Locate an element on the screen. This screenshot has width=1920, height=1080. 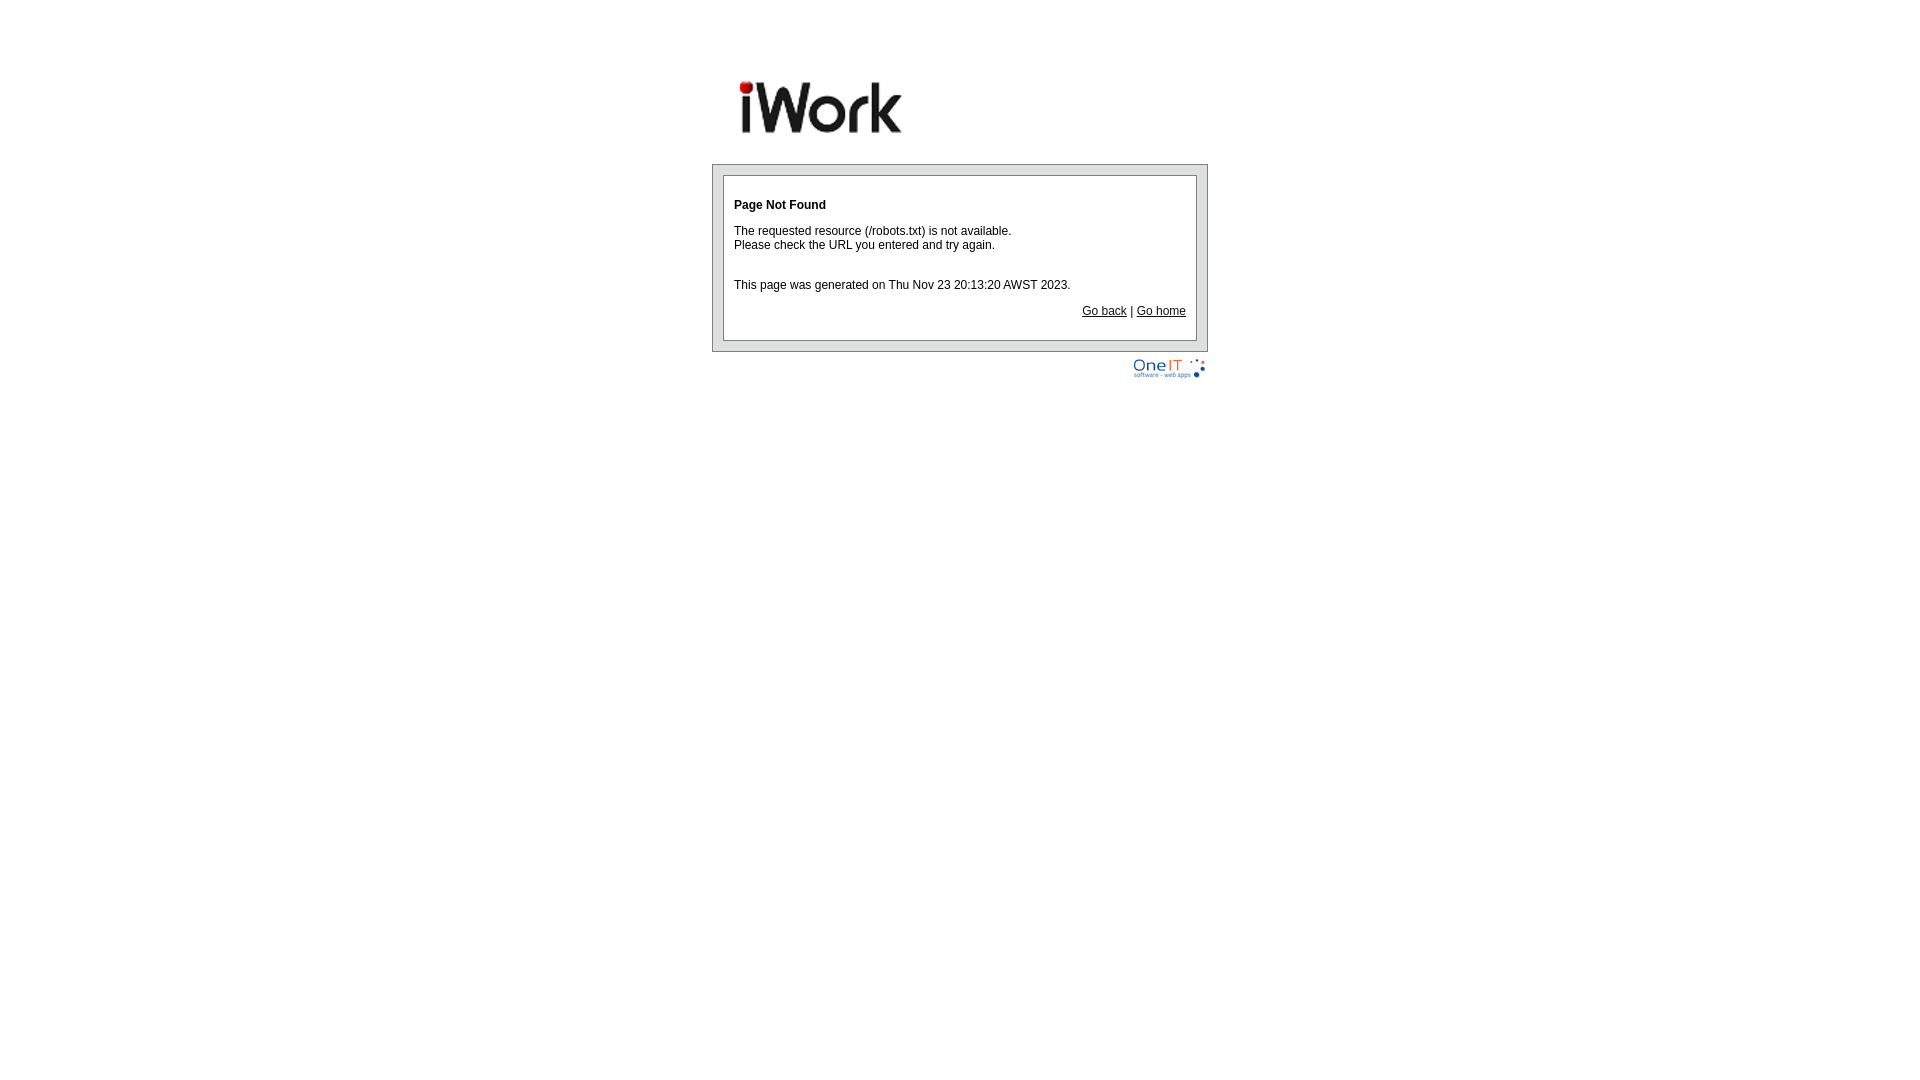
'Go home' is located at coordinates (1161, 311).